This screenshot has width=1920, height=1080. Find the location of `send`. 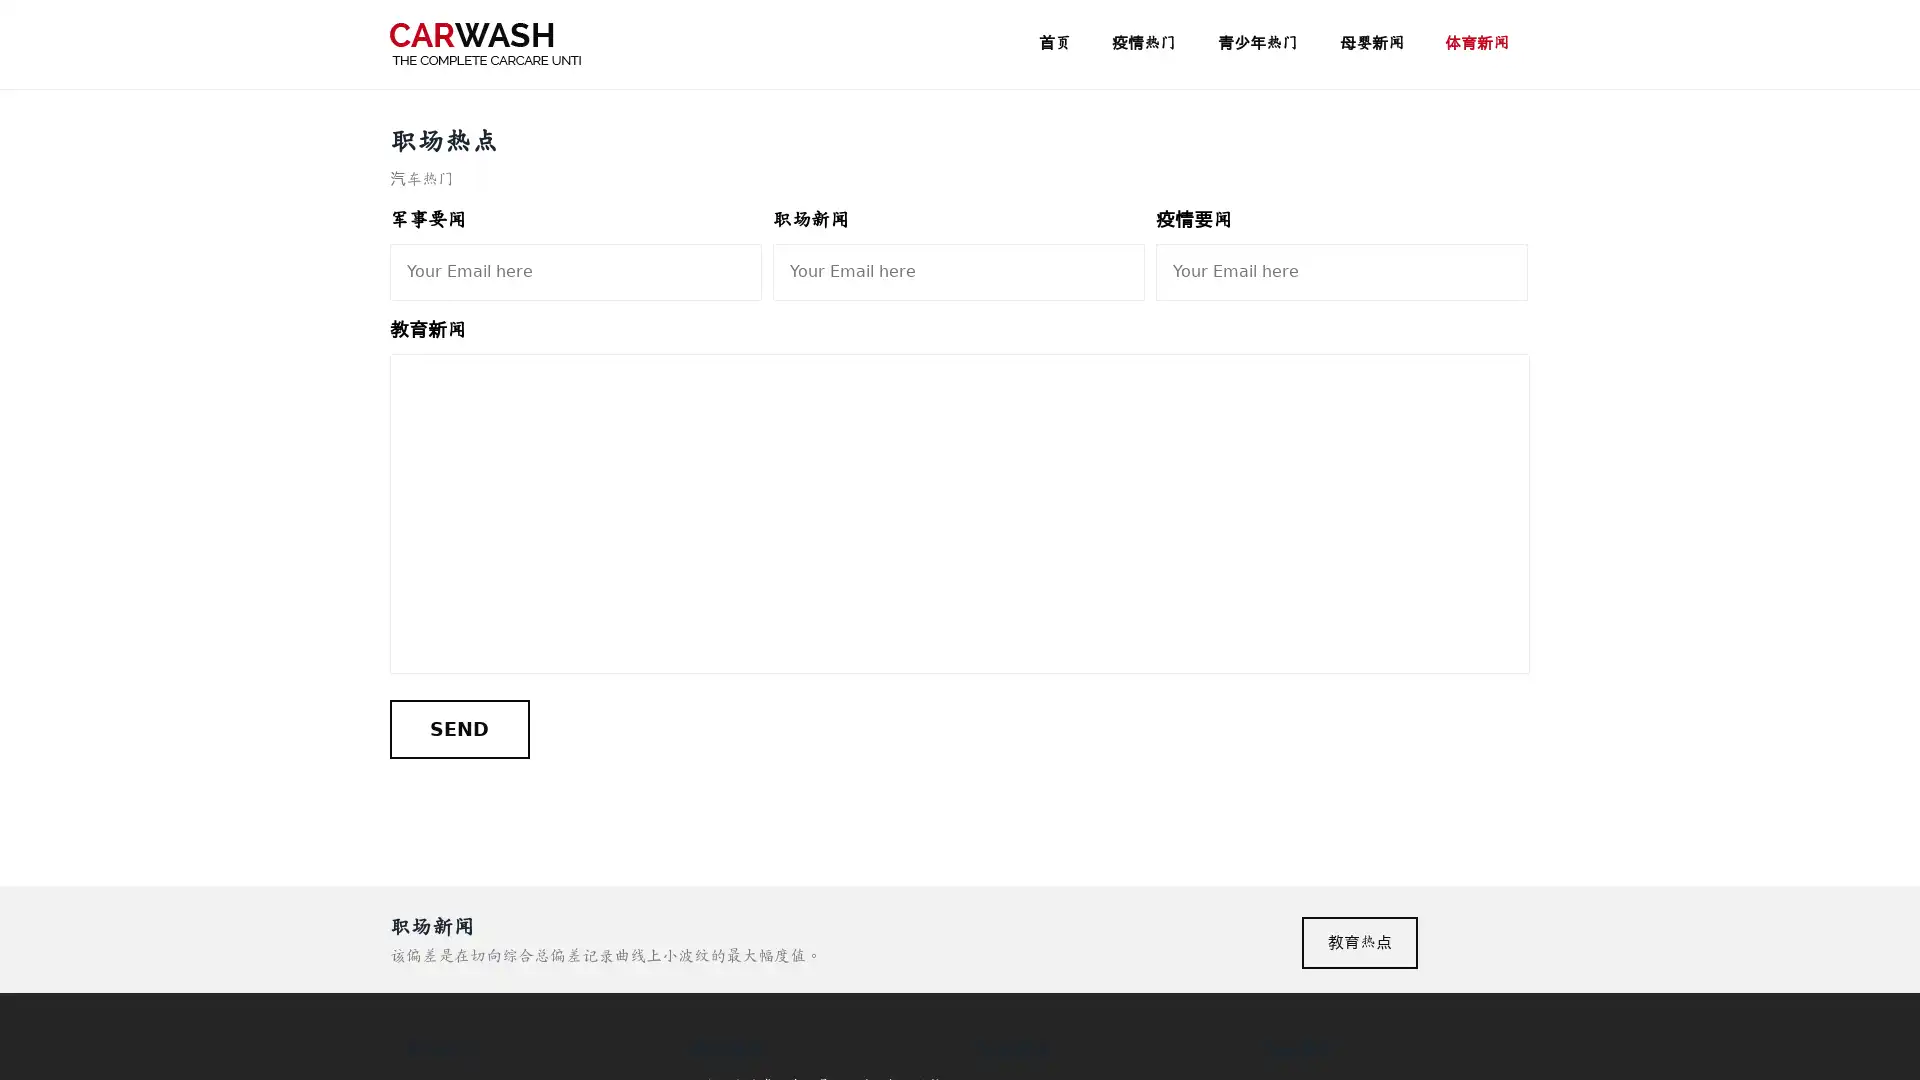

send is located at coordinates (458, 729).